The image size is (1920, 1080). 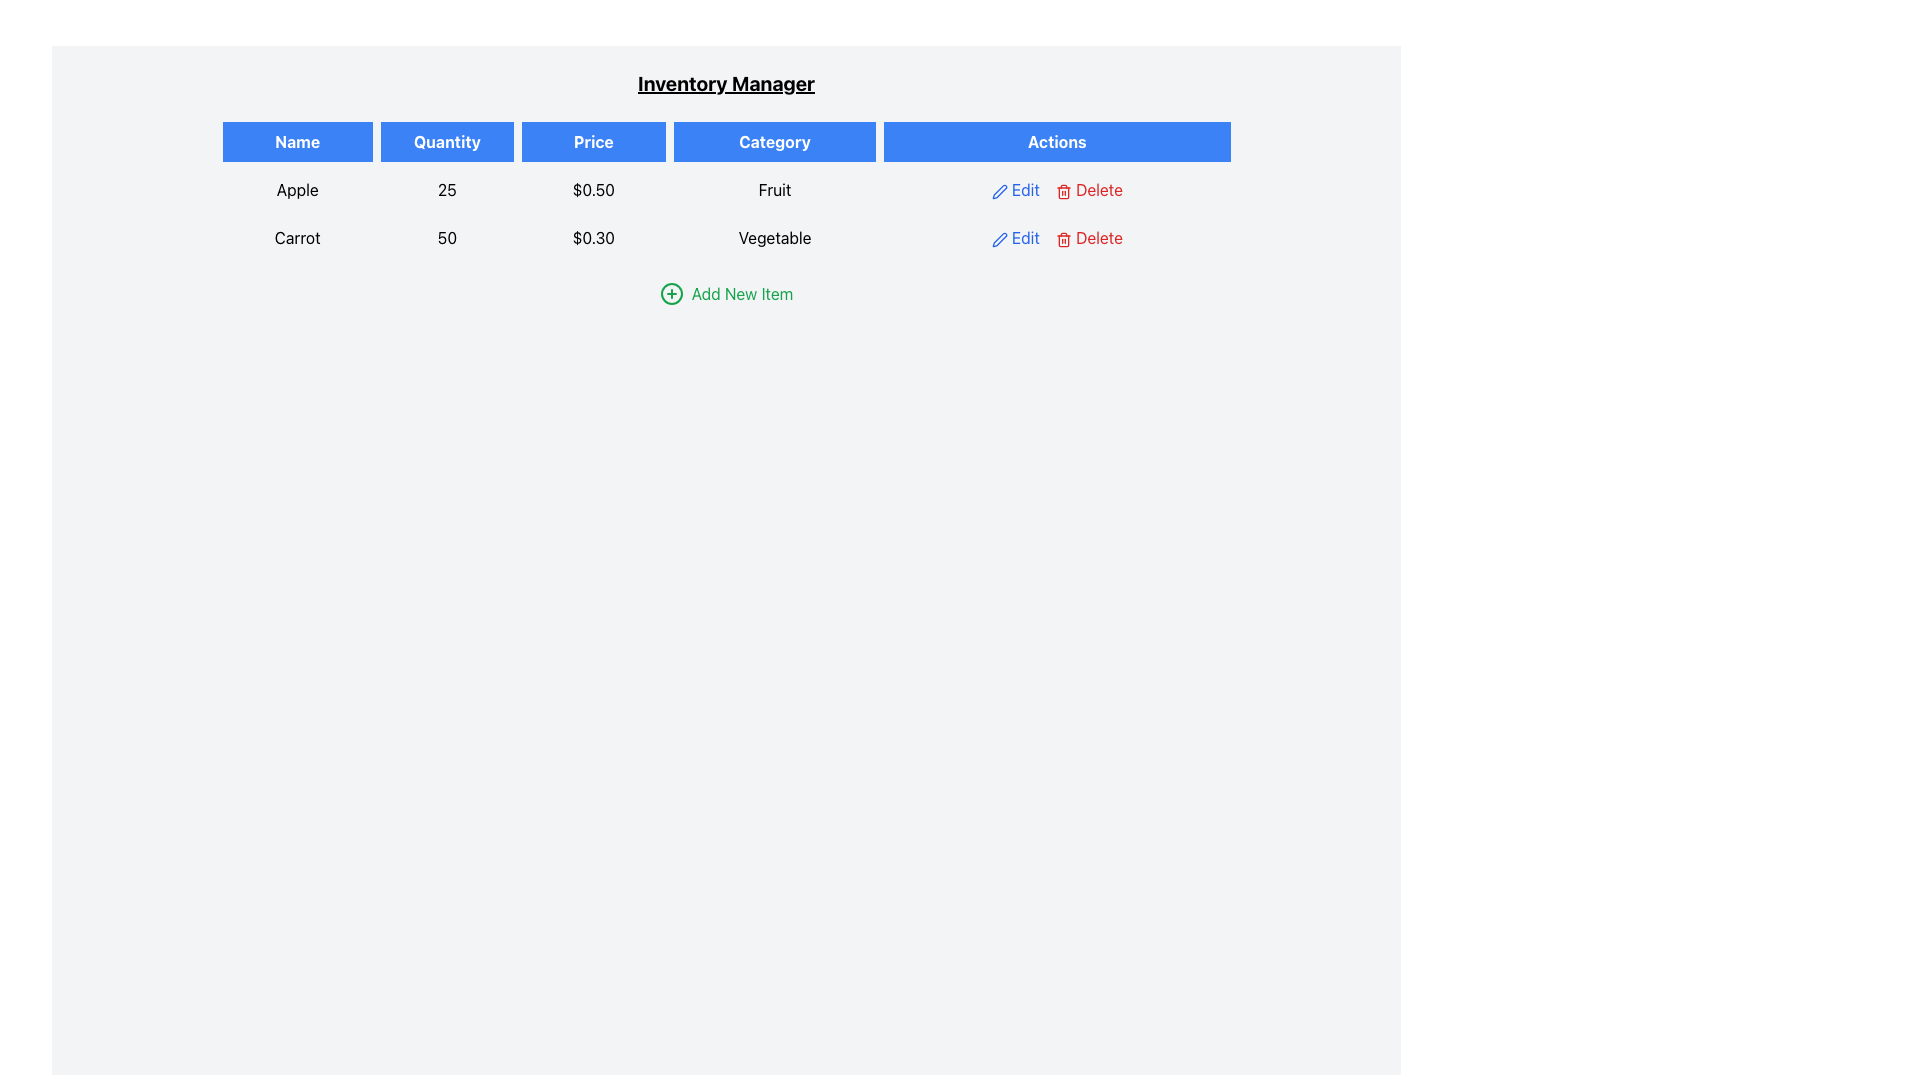 I want to click on the green 'Add New Item' button with a circular '+' icon, so click(x=725, y=293).